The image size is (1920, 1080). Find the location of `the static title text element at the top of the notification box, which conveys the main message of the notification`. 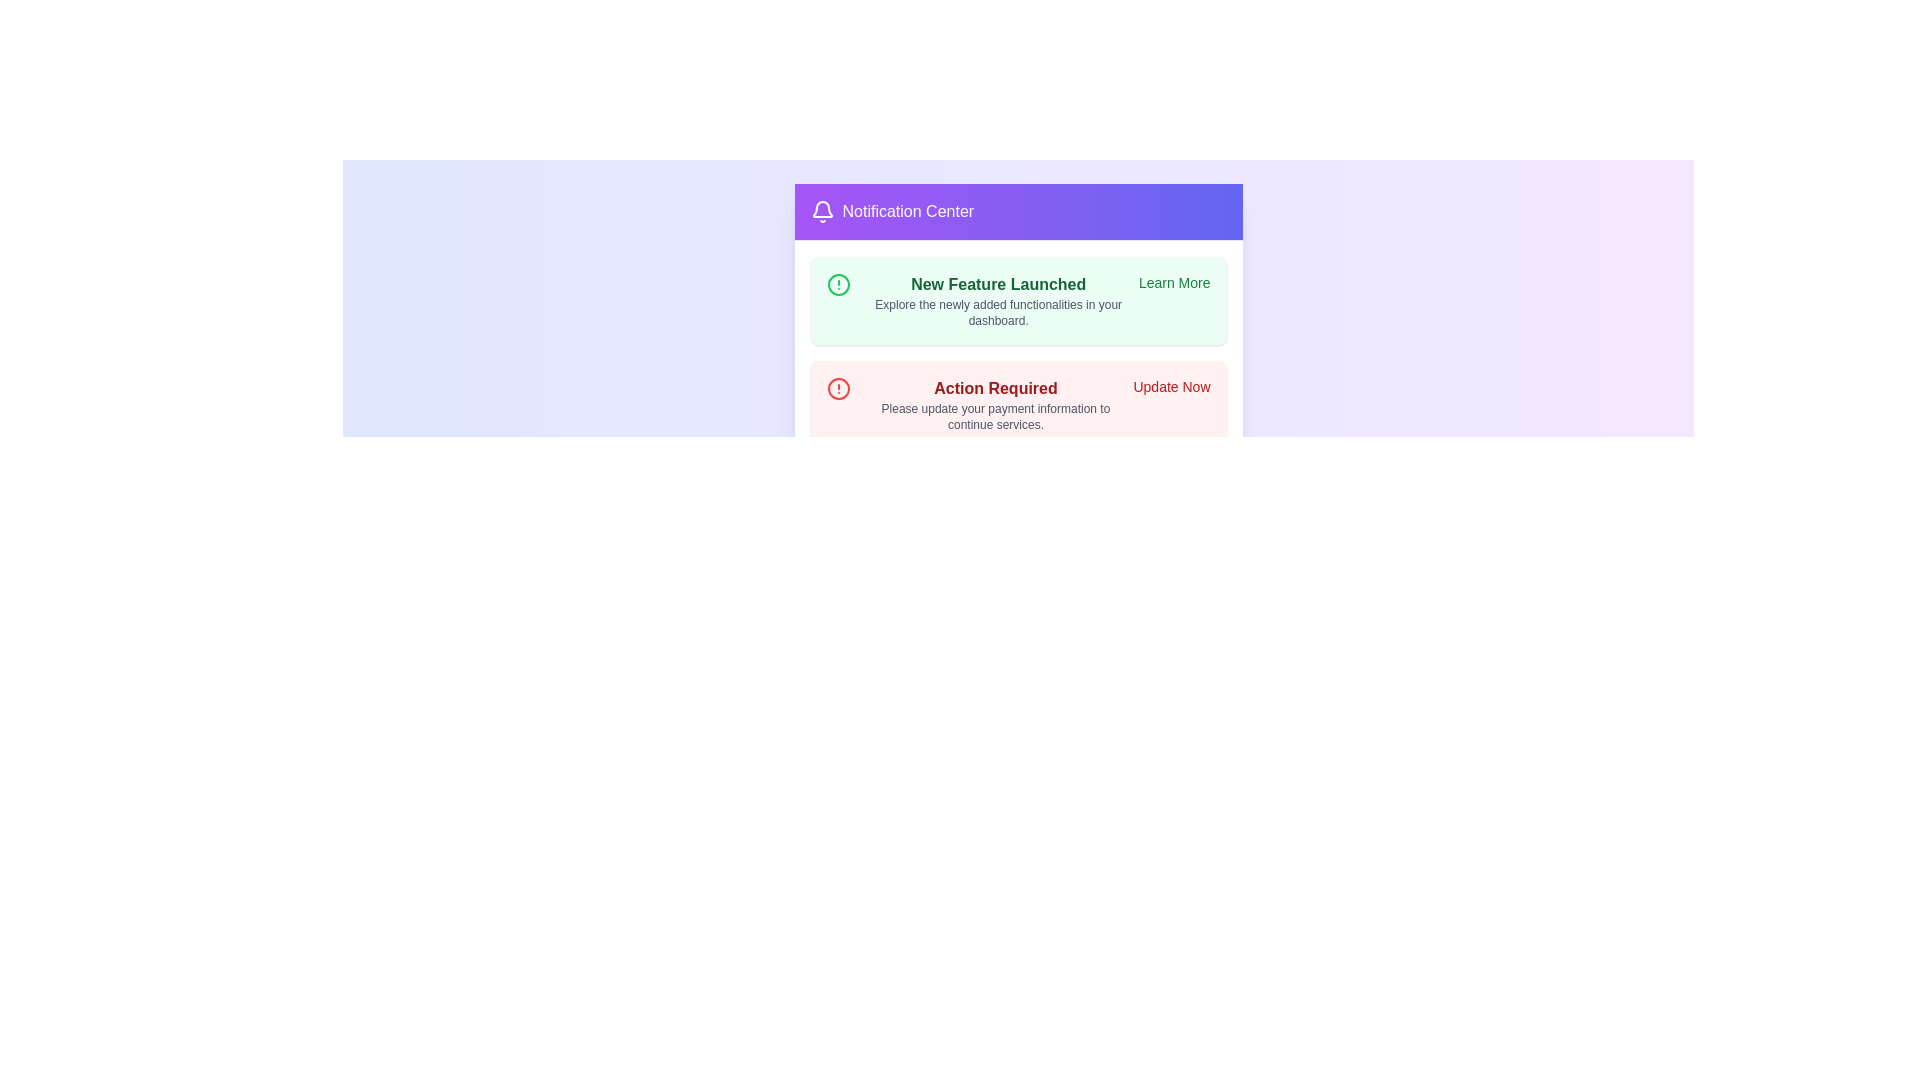

the static title text element at the top of the notification box, which conveys the main message of the notification is located at coordinates (998, 285).